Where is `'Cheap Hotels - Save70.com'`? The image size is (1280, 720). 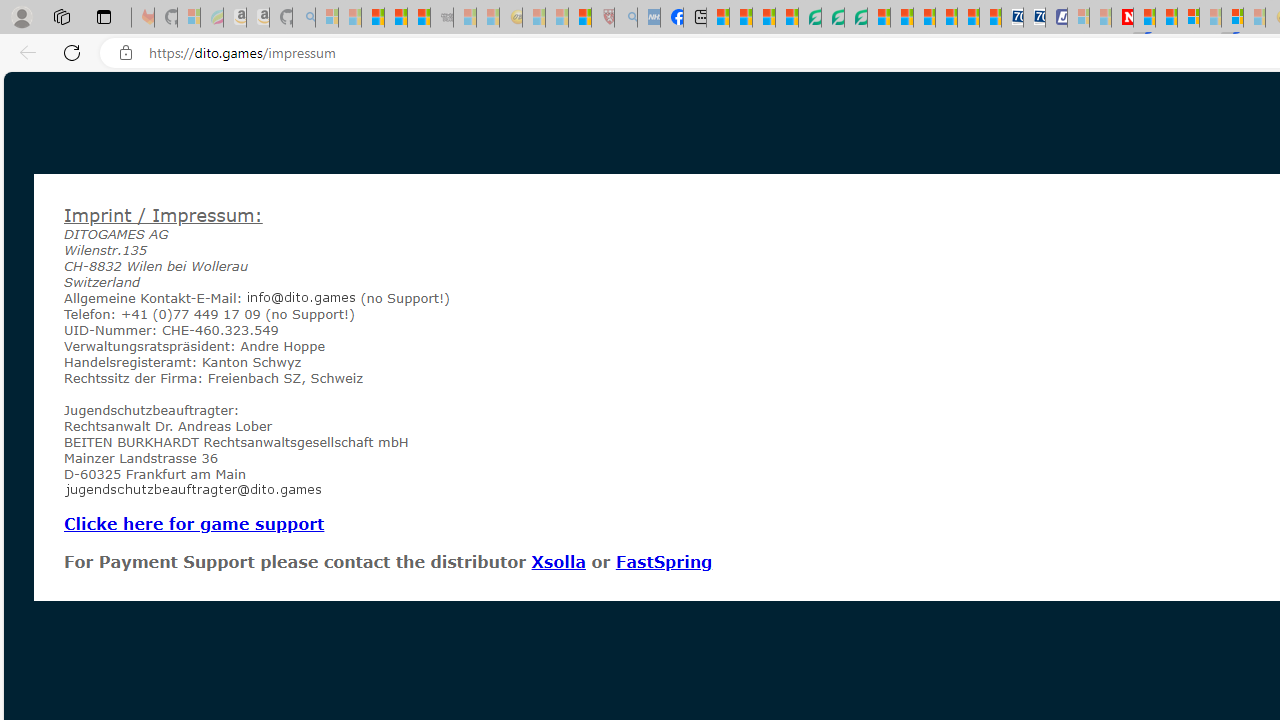
'Cheap Hotels - Save70.com' is located at coordinates (1034, 17).